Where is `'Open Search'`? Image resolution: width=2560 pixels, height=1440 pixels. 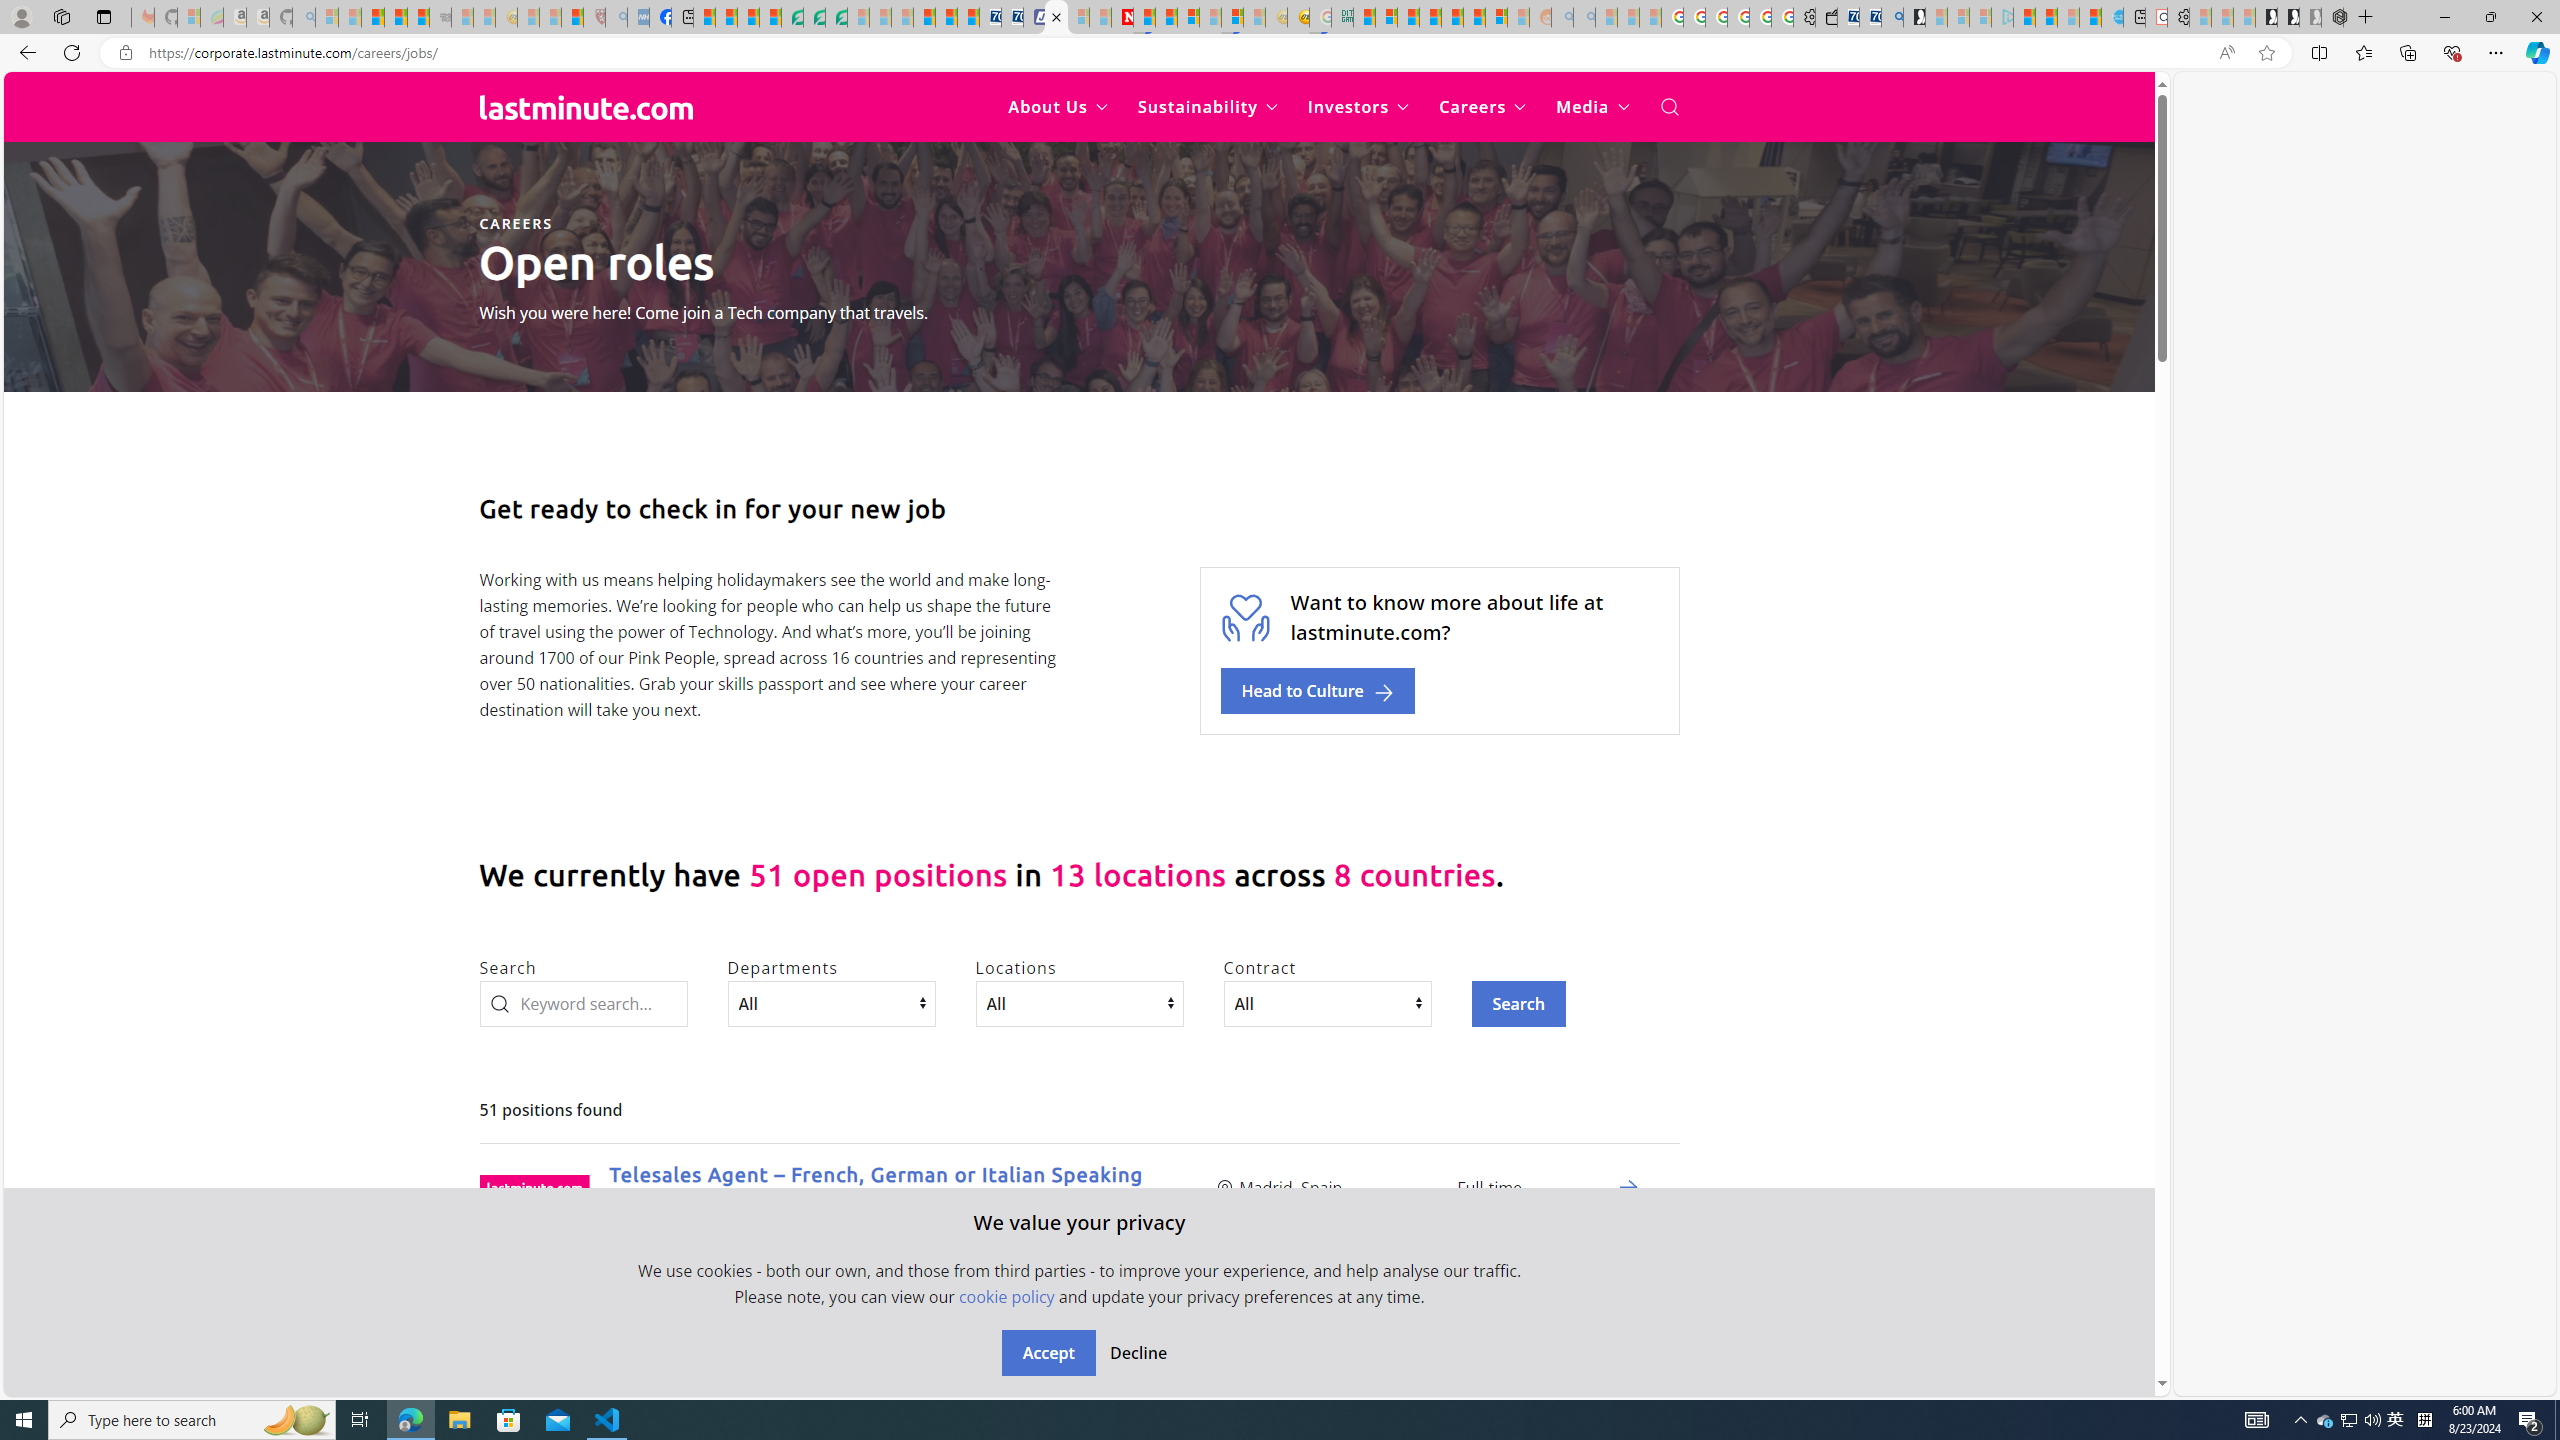 'Open Search' is located at coordinates (1668, 107).